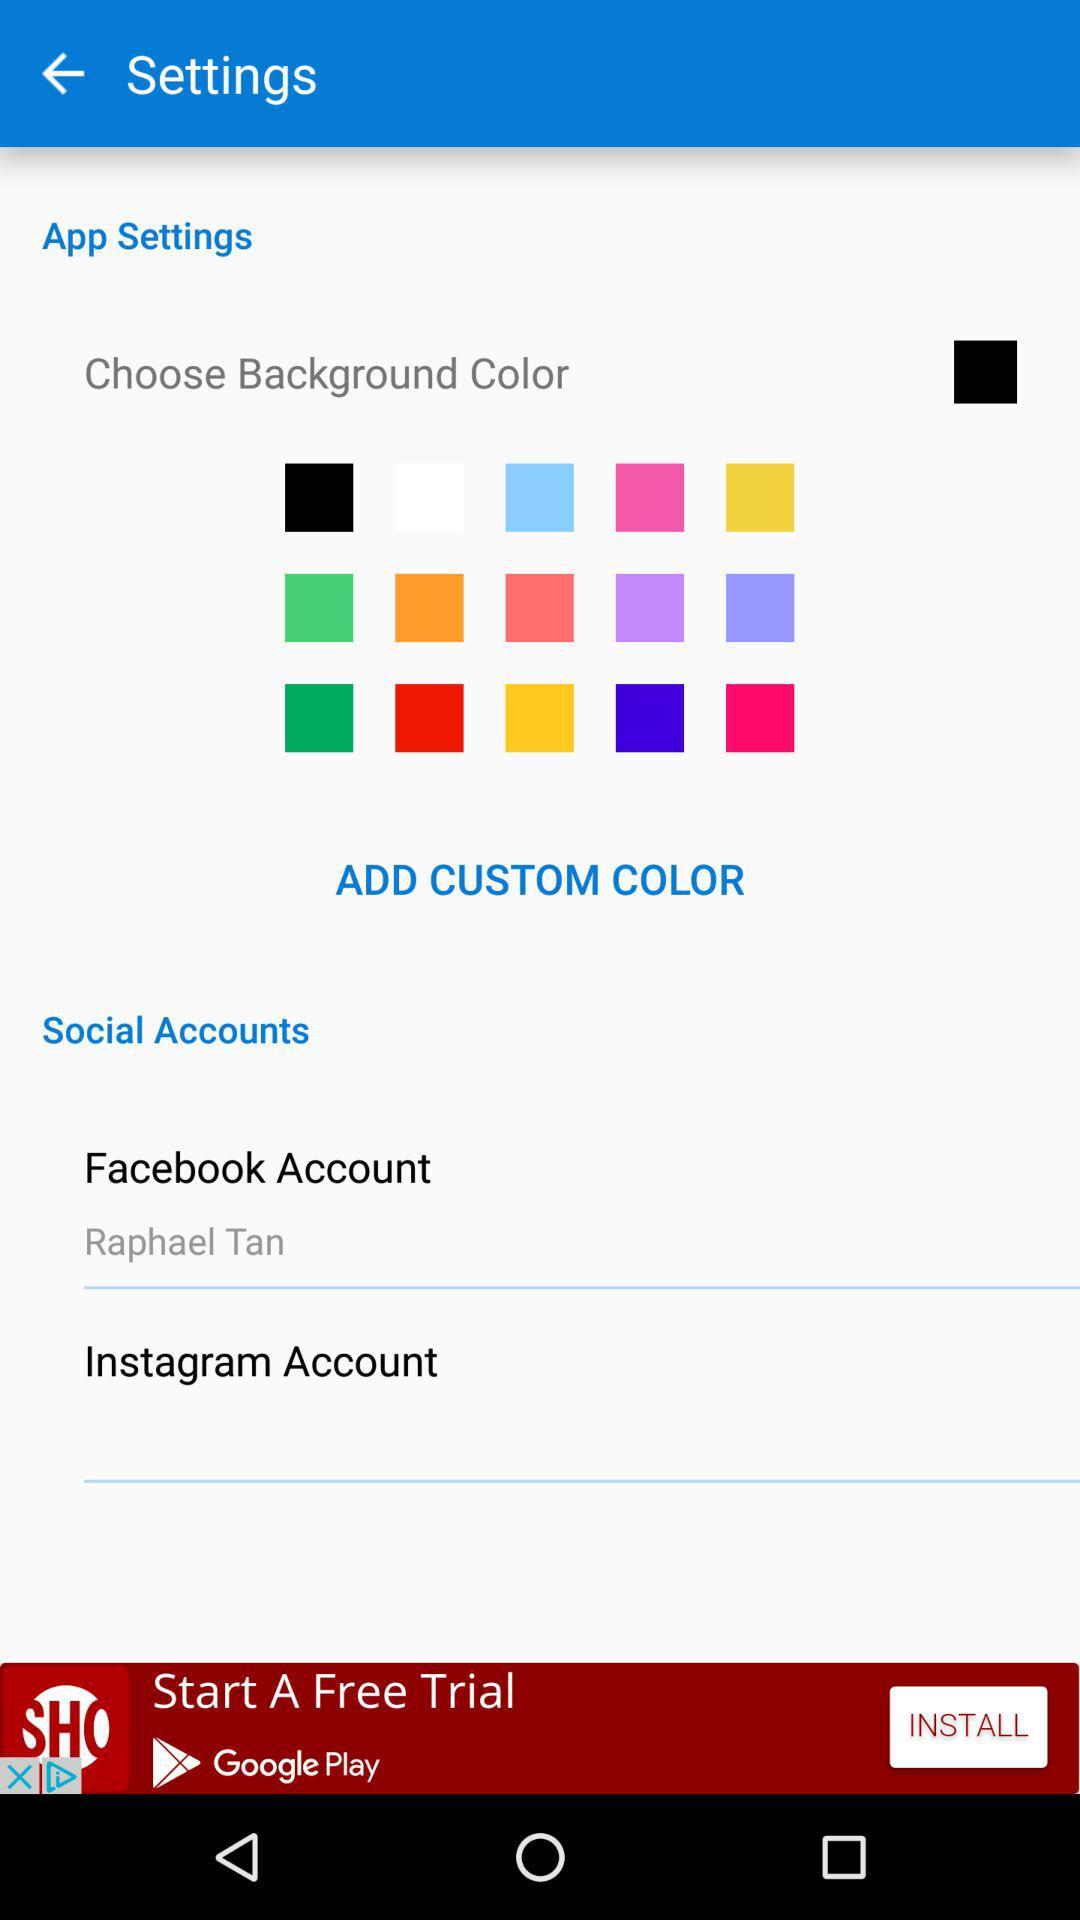 The image size is (1080, 1920). Describe the element at coordinates (760, 606) in the screenshot. I see `color` at that location.